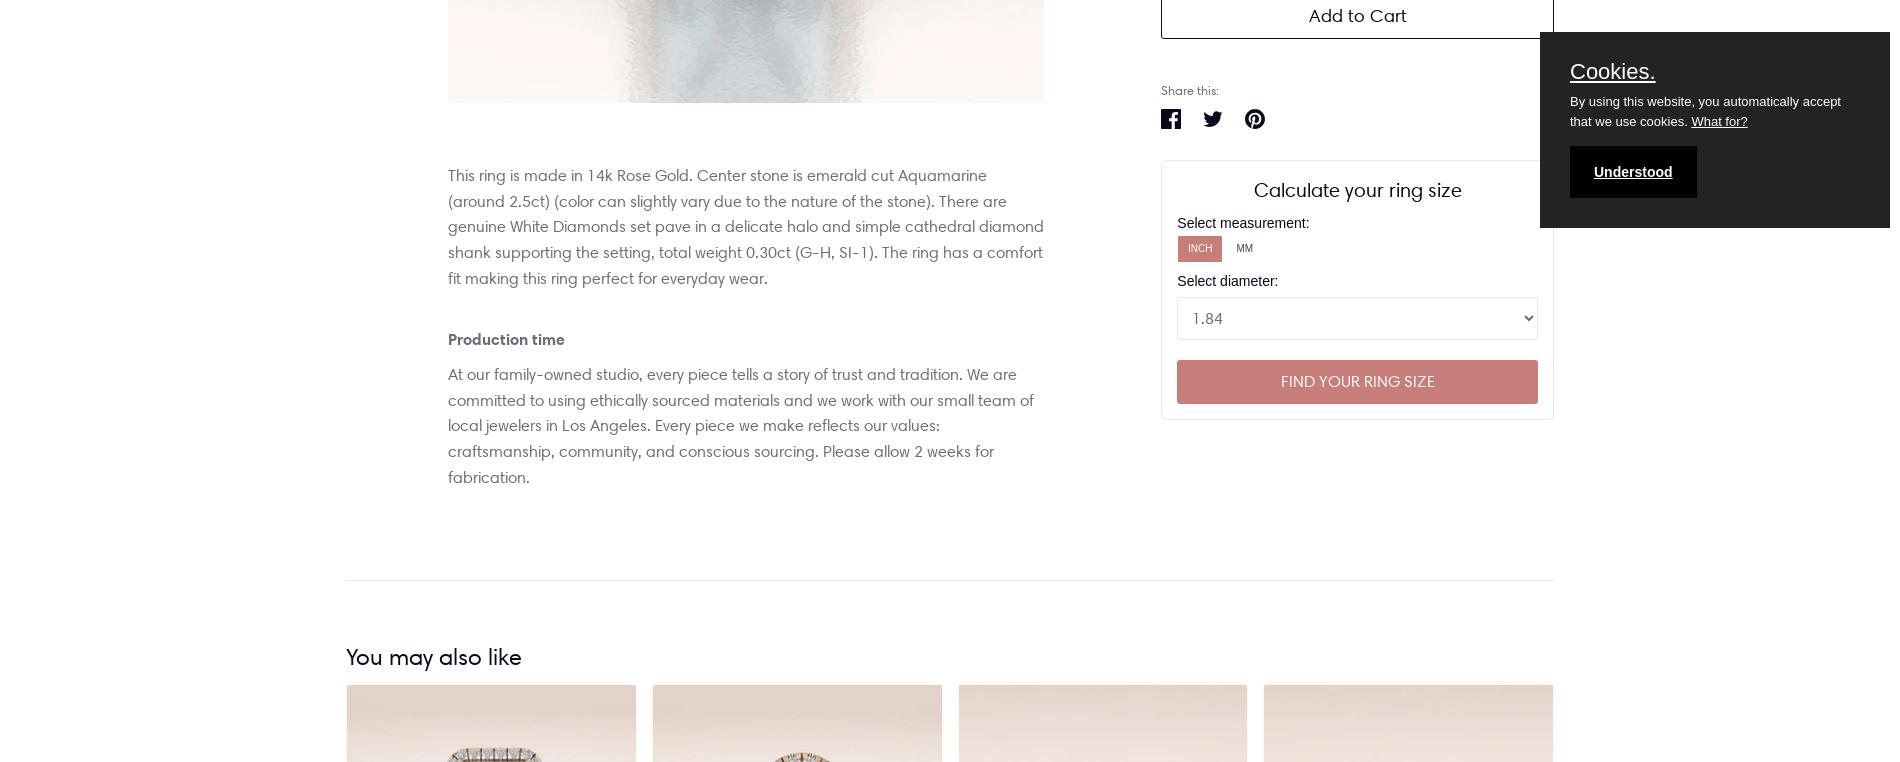  What do you see at coordinates (1355, 380) in the screenshot?
I see `'Find your ring size'` at bounding box center [1355, 380].